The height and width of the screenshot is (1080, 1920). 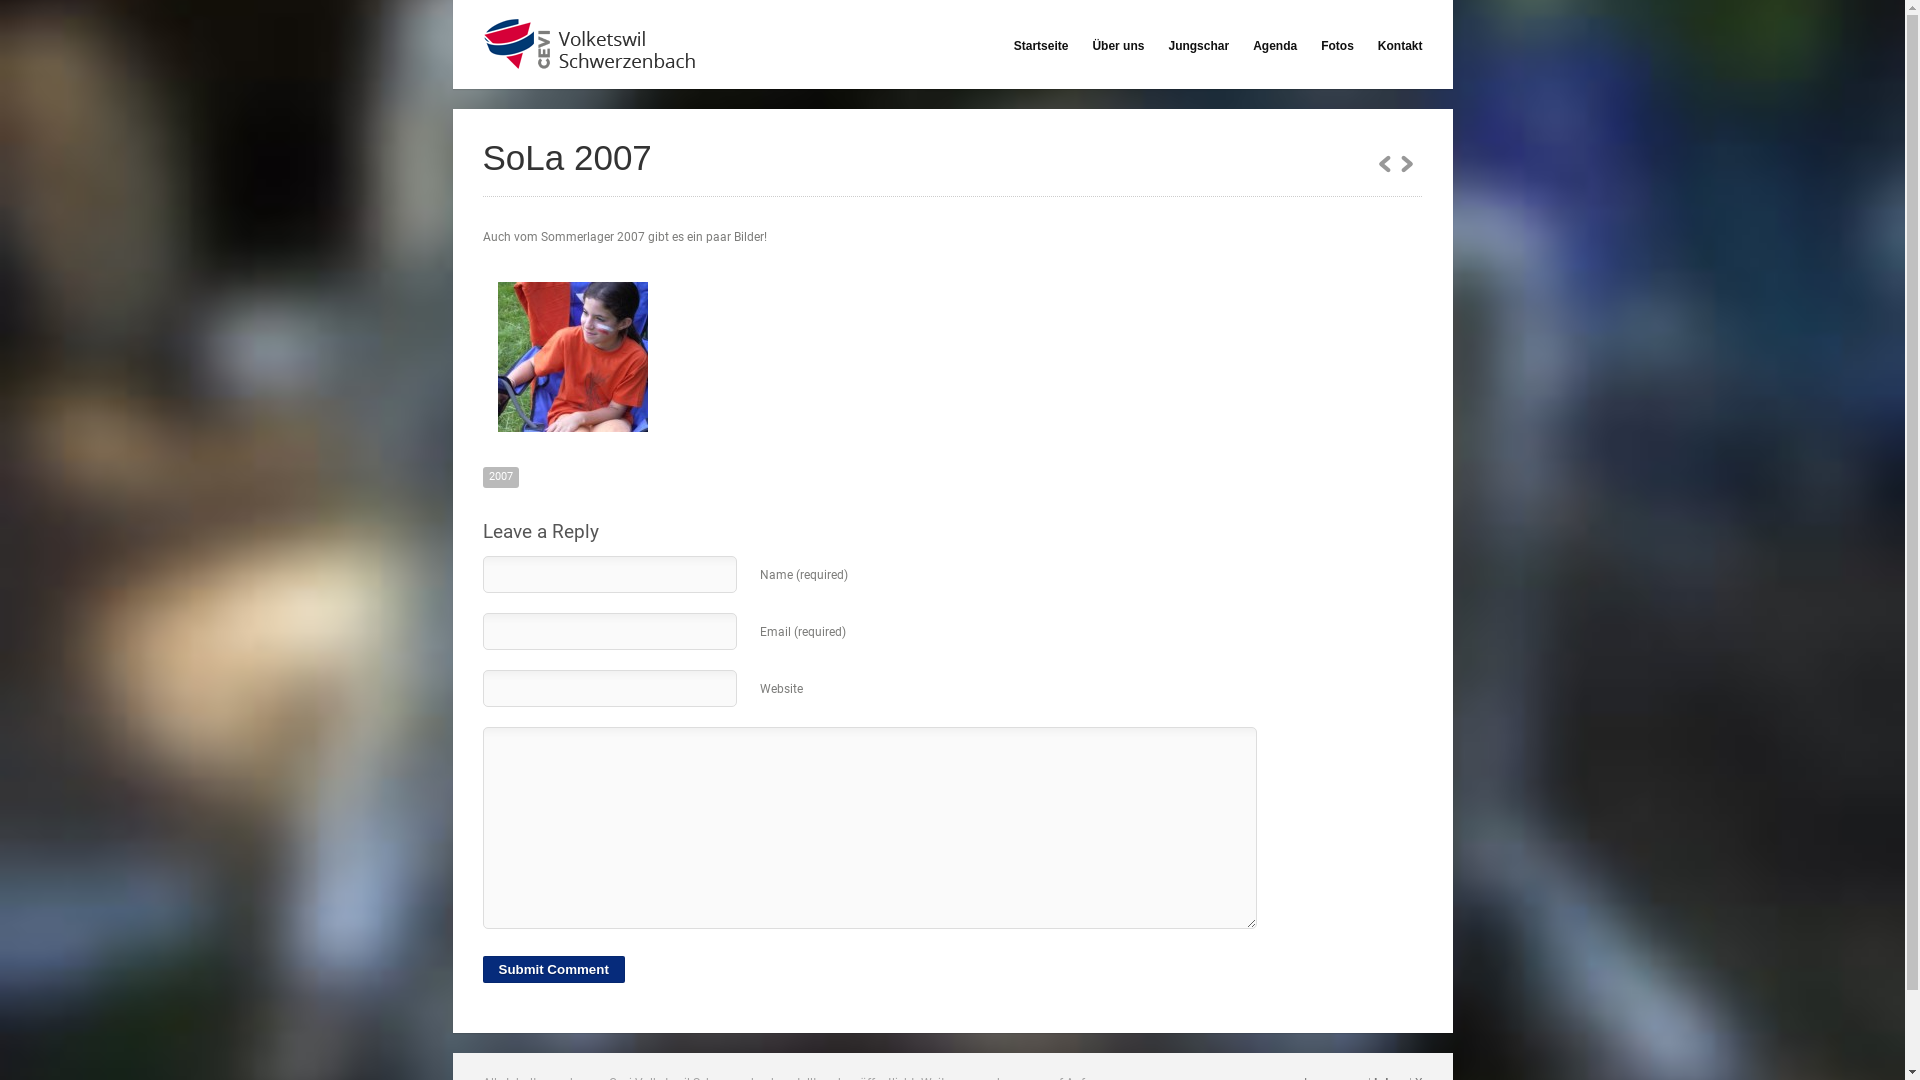 I want to click on 'Agenda', so click(x=1251, y=45).